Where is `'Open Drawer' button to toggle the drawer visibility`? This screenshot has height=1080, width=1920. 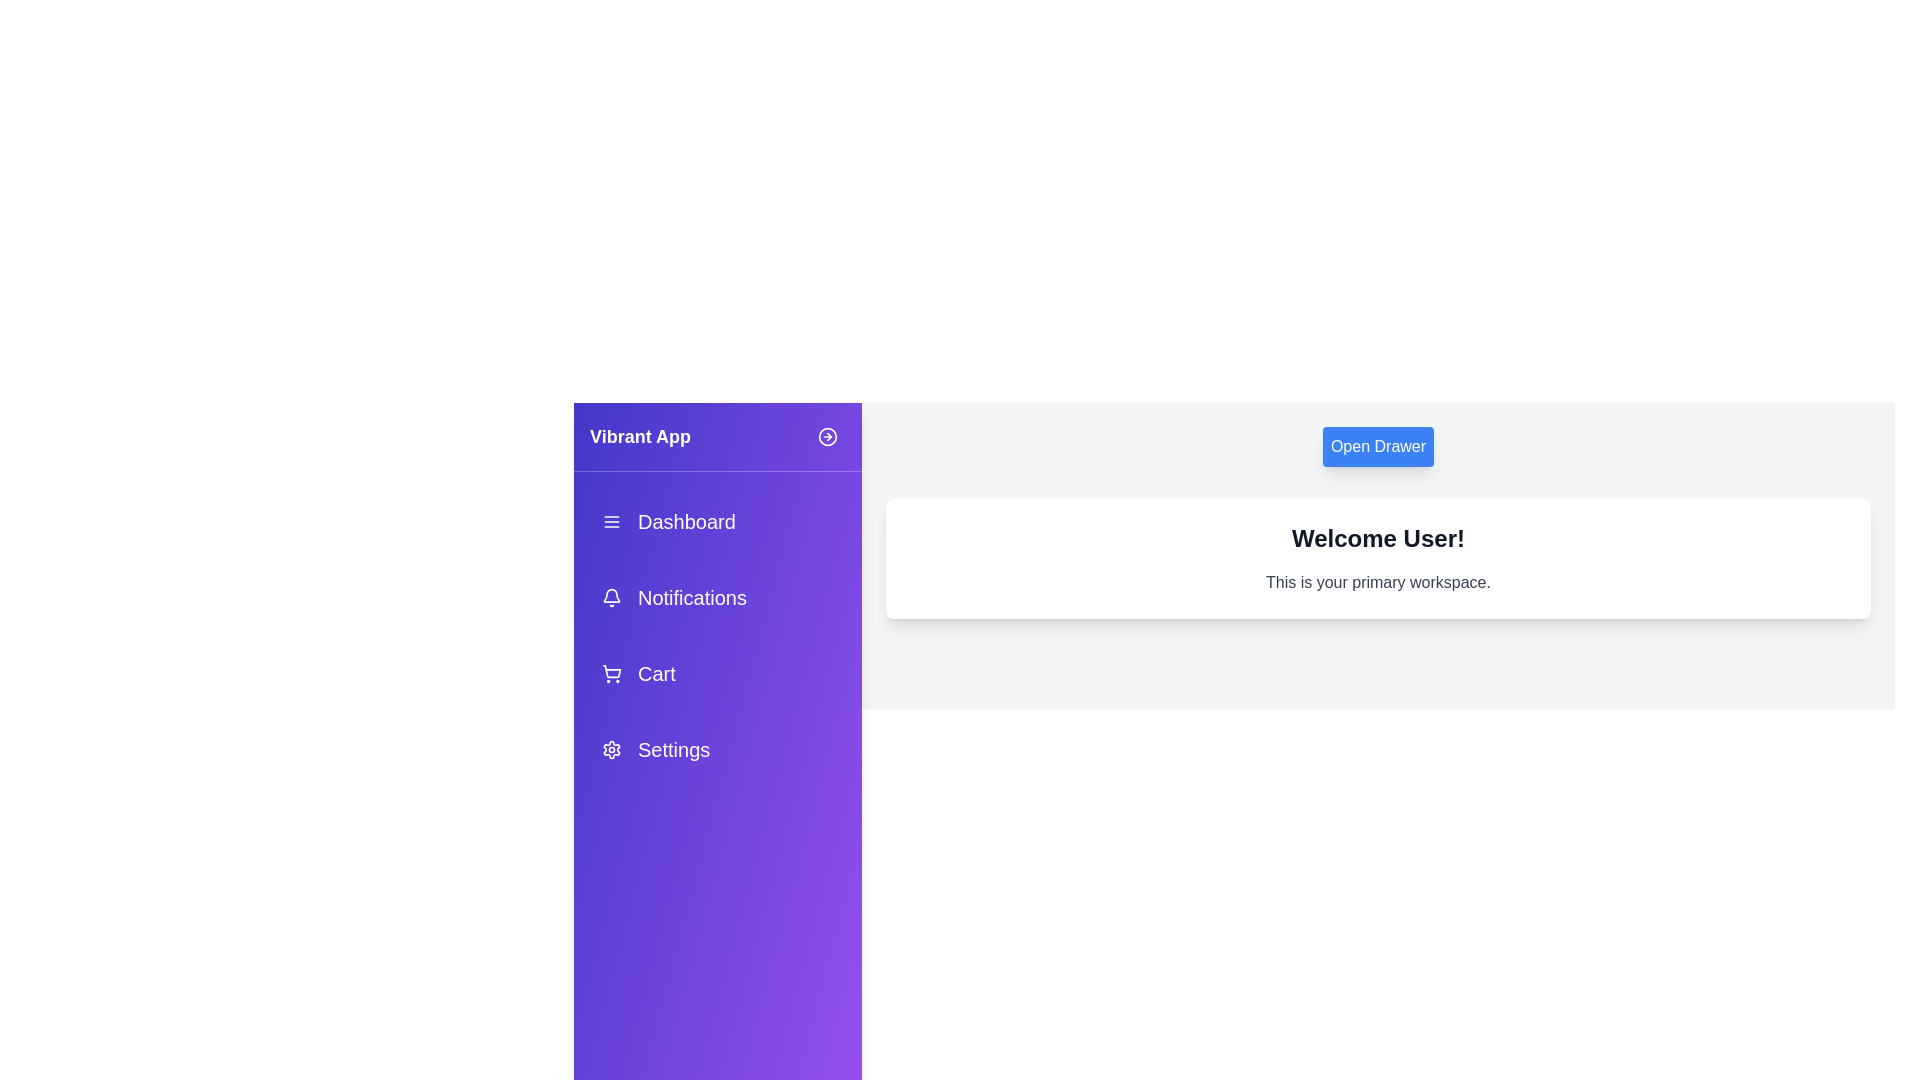 'Open Drawer' button to toggle the drawer visibility is located at coordinates (1377, 446).